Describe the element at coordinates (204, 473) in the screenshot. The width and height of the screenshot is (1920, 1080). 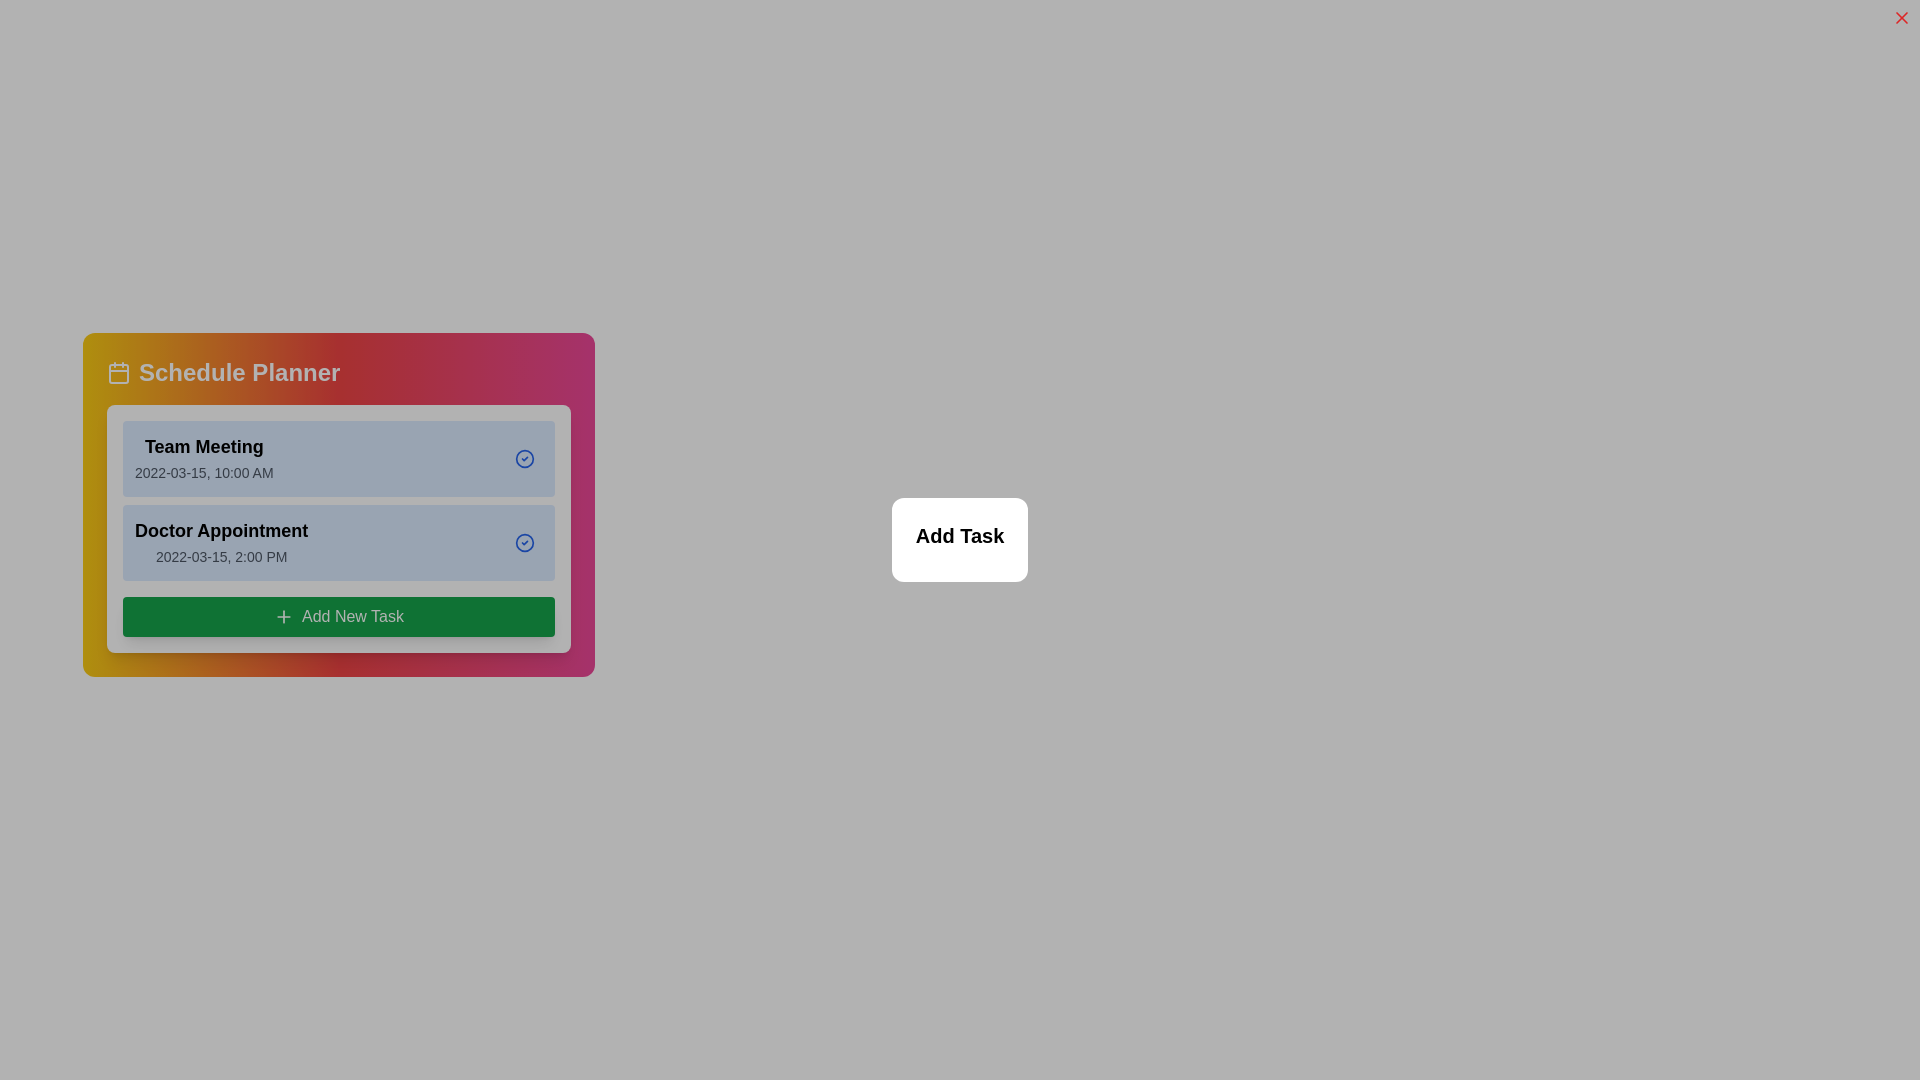
I see `the static text label displaying '2022-03-15, 10:00 AM' located below the 'Team Meeting' title in the schedule interface` at that location.